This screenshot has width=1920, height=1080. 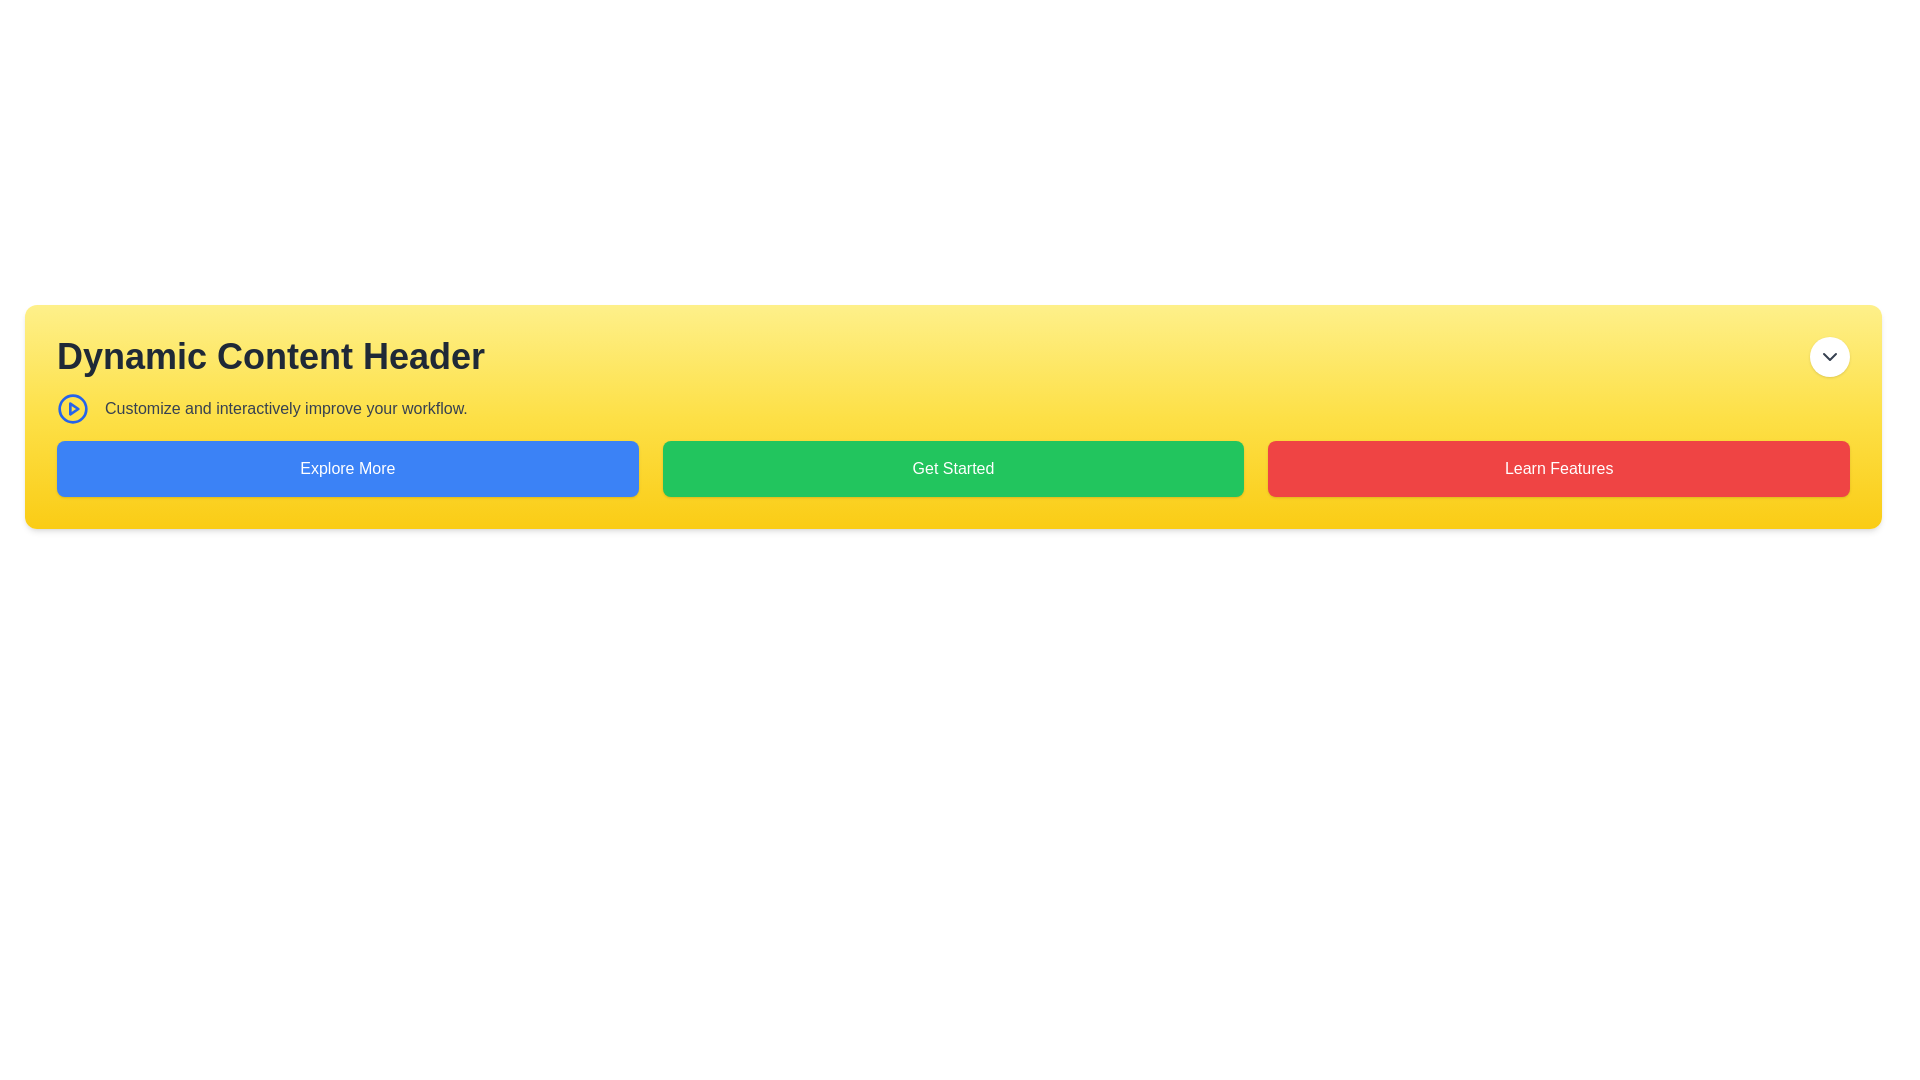 I want to click on the 'Explore More' button, so click(x=347, y=469).